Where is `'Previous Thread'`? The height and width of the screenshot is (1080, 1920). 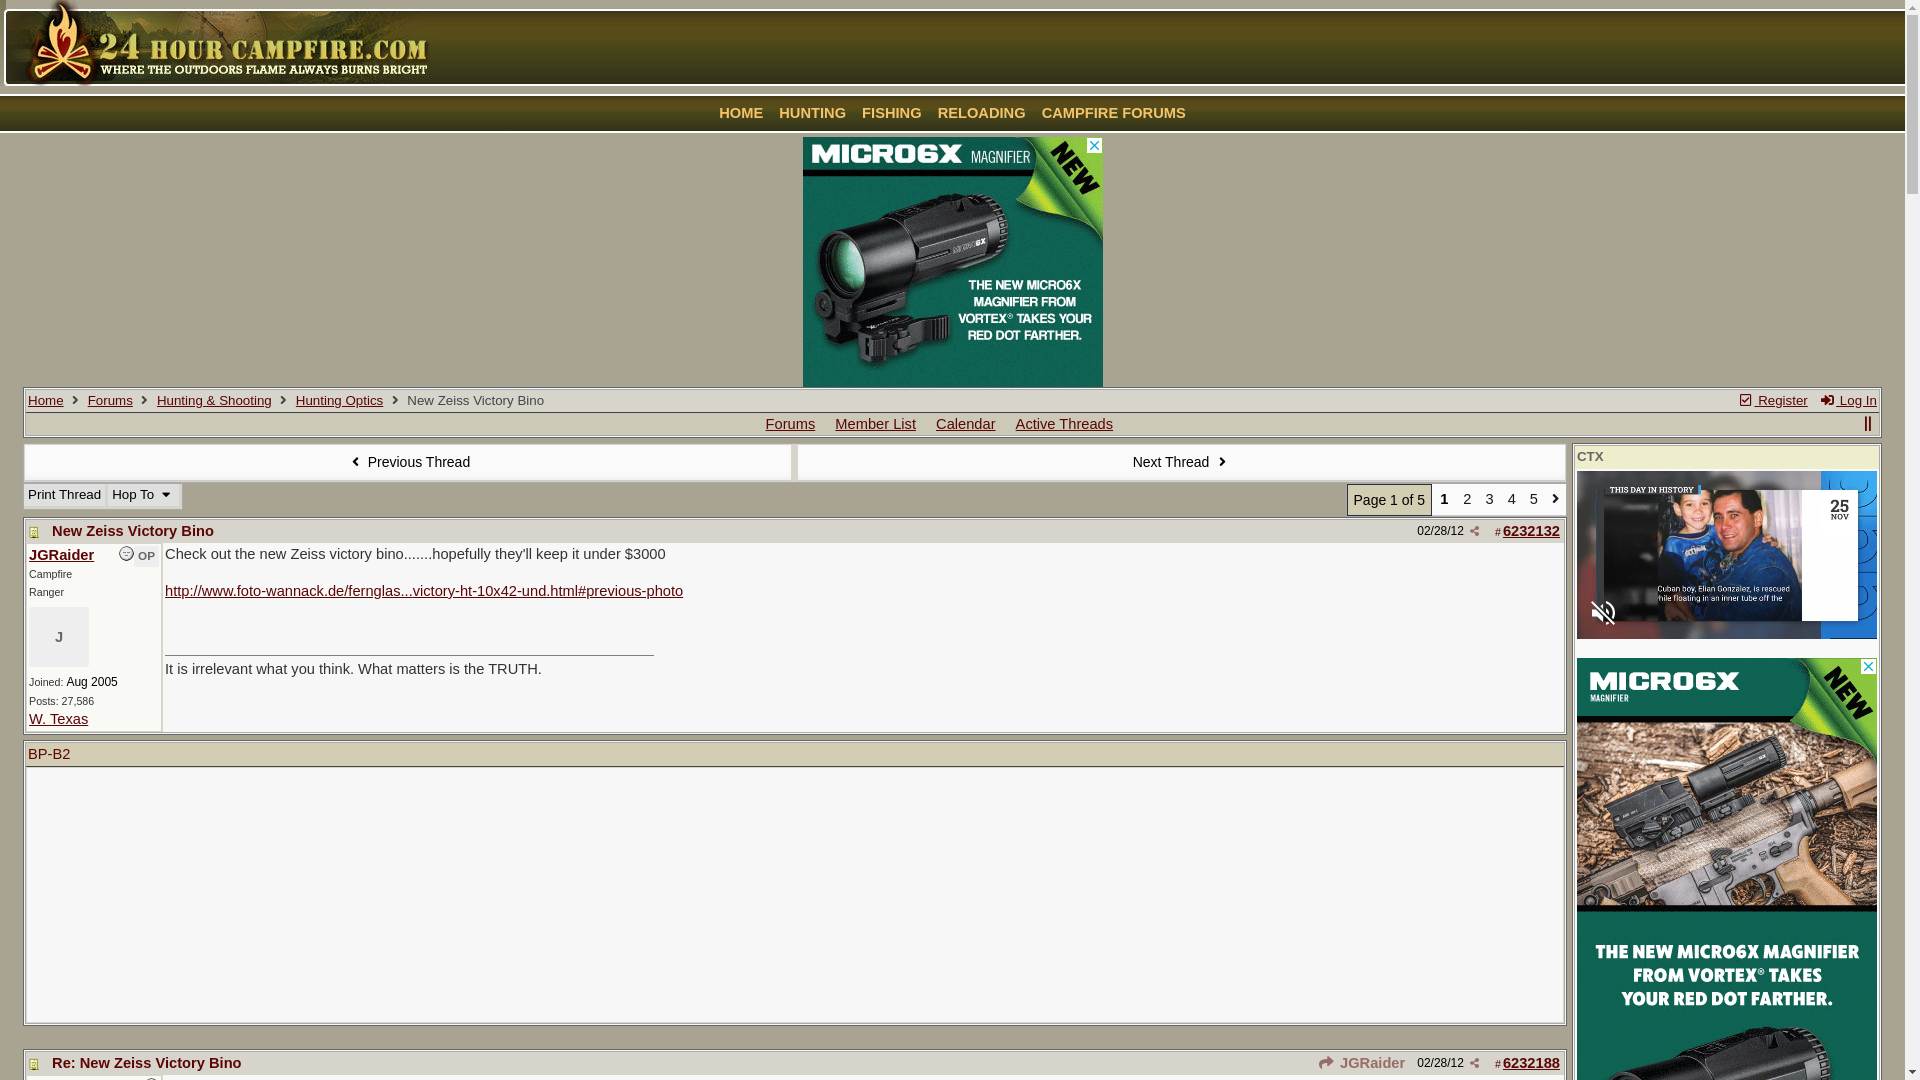 'Previous Thread' is located at coordinates (24, 462).